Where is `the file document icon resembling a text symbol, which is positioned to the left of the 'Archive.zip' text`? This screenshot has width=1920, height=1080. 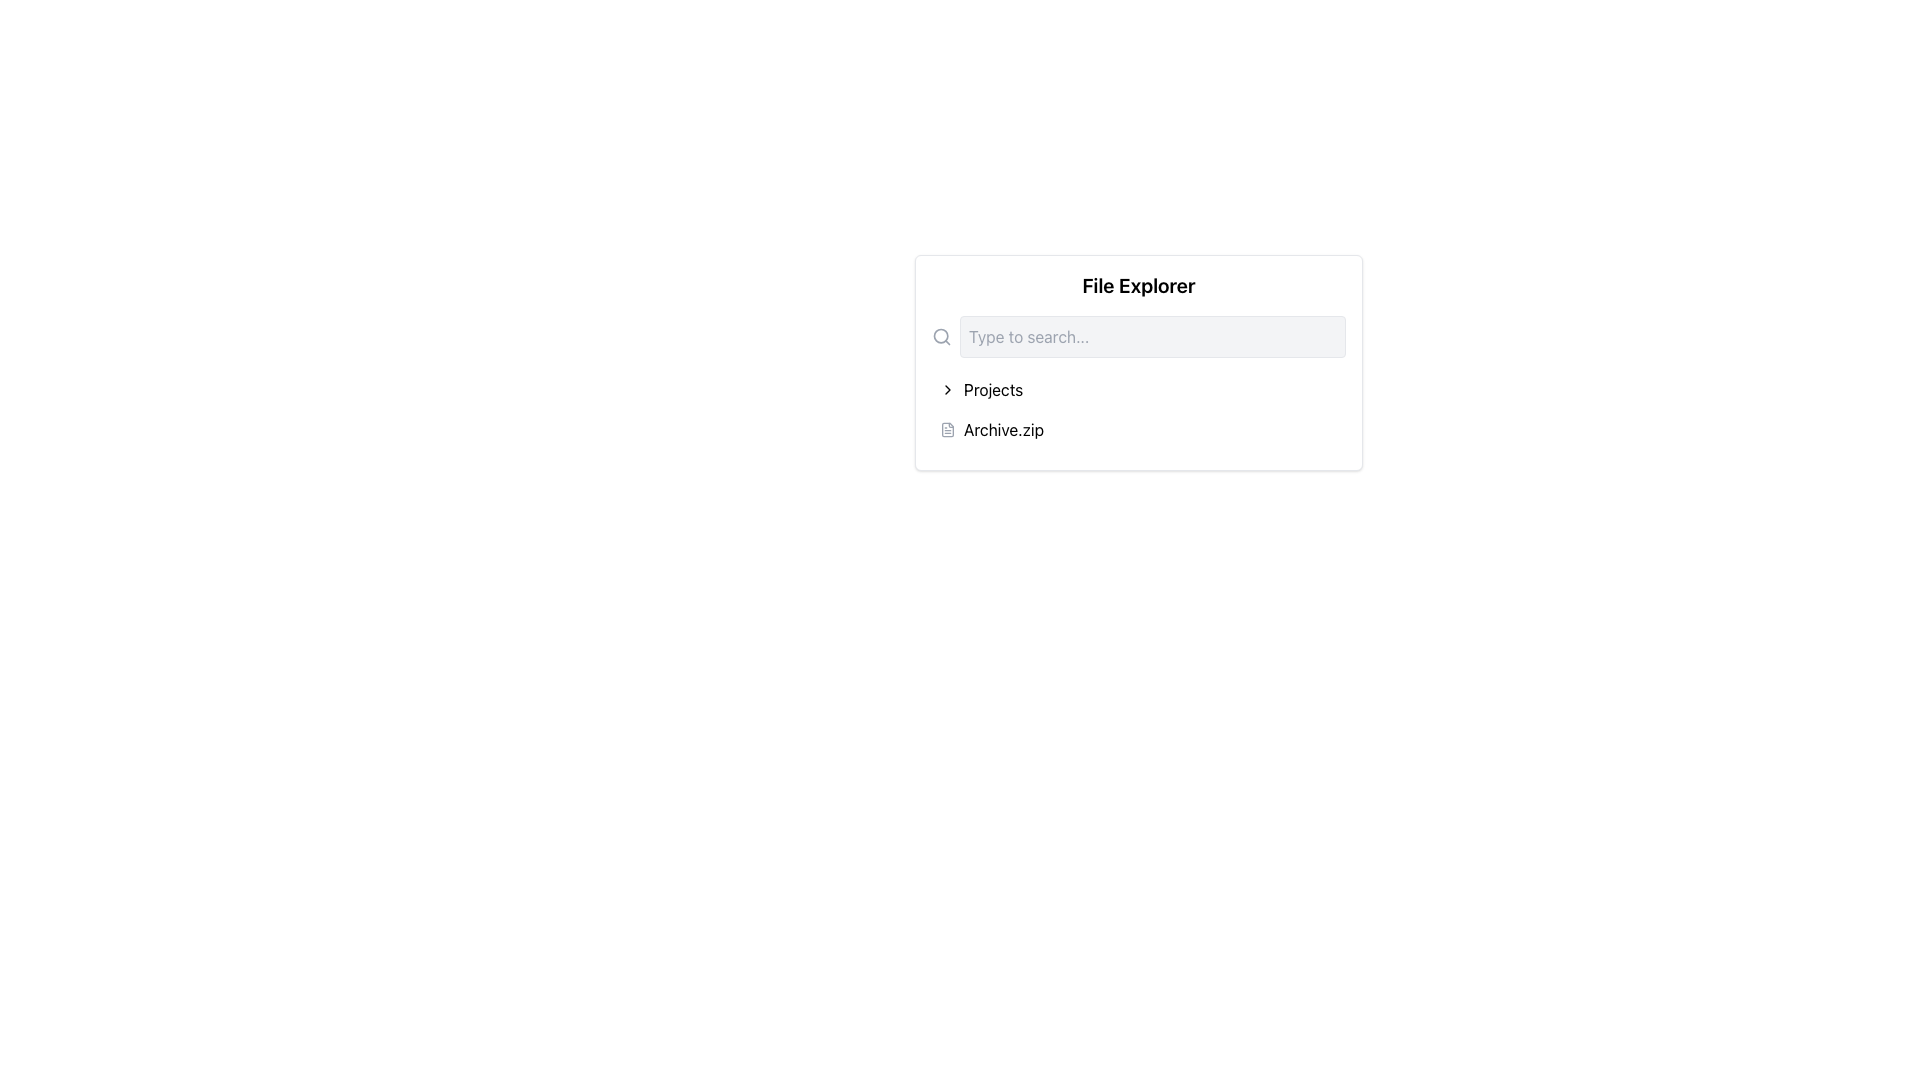
the file document icon resembling a text symbol, which is positioned to the left of the 'Archive.zip' text is located at coordinates (947, 428).